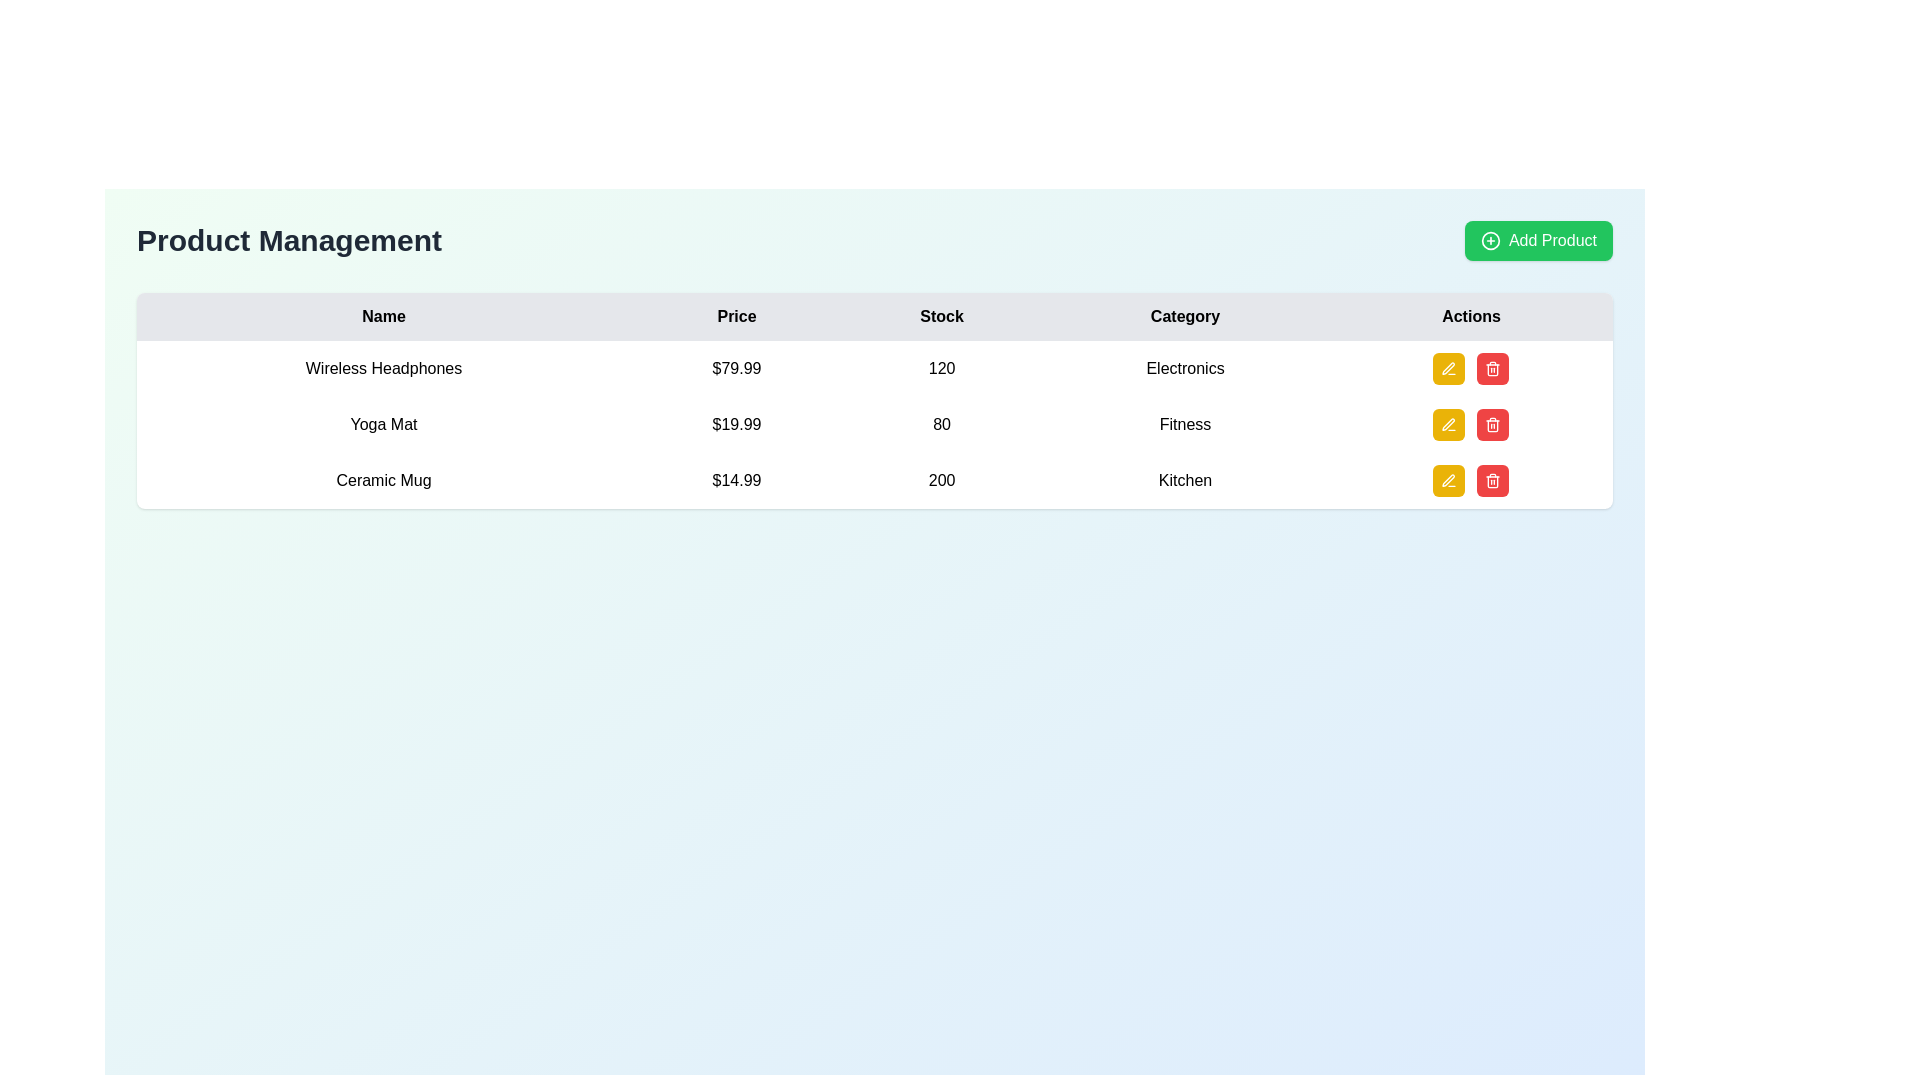 The image size is (1920, 1080). Describe the element at coordinates (1493, 370) in the screenshot. I see `the main outline of the trash bin icon located in the 'Actions' column for the third item in the product table, which signifies deletion` at that location.